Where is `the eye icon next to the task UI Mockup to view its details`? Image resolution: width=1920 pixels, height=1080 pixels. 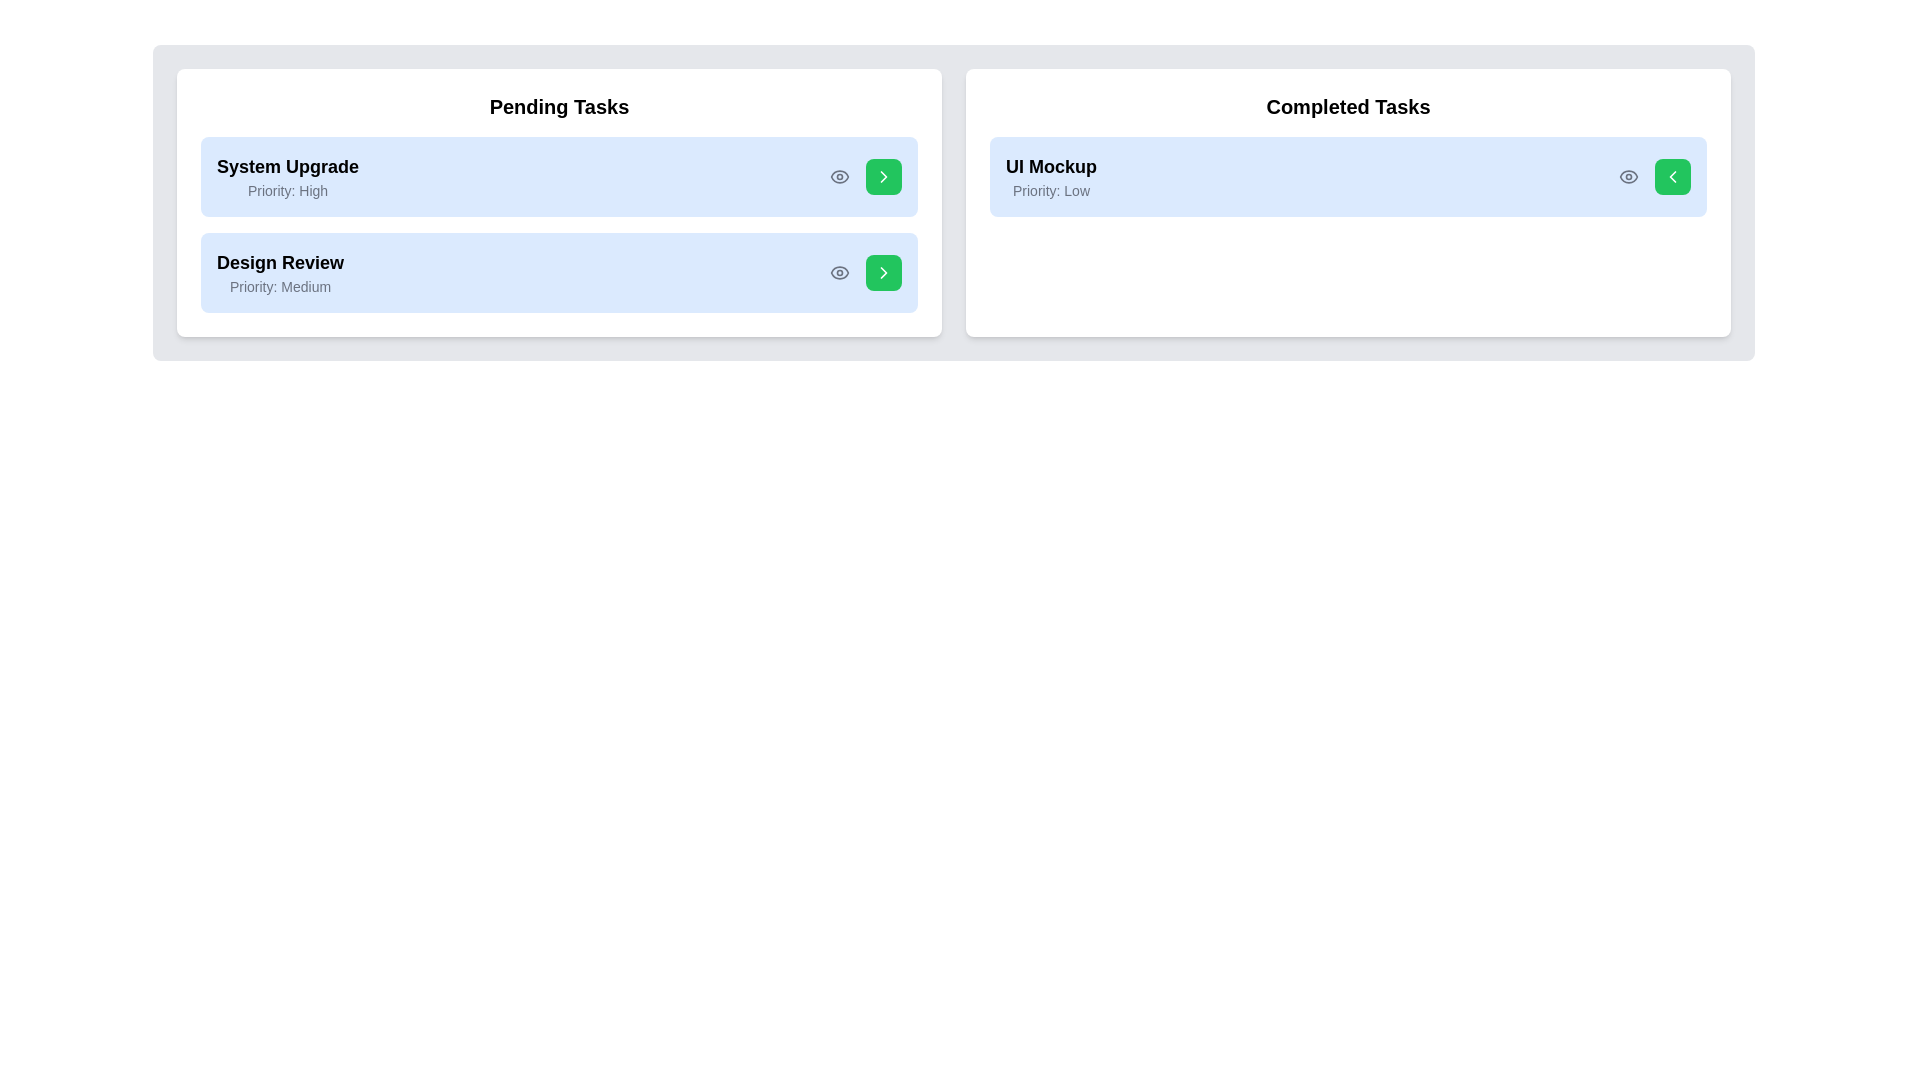
the eye icon next to the task UI Mockup to view its details is located at coordinates (1628, 176).